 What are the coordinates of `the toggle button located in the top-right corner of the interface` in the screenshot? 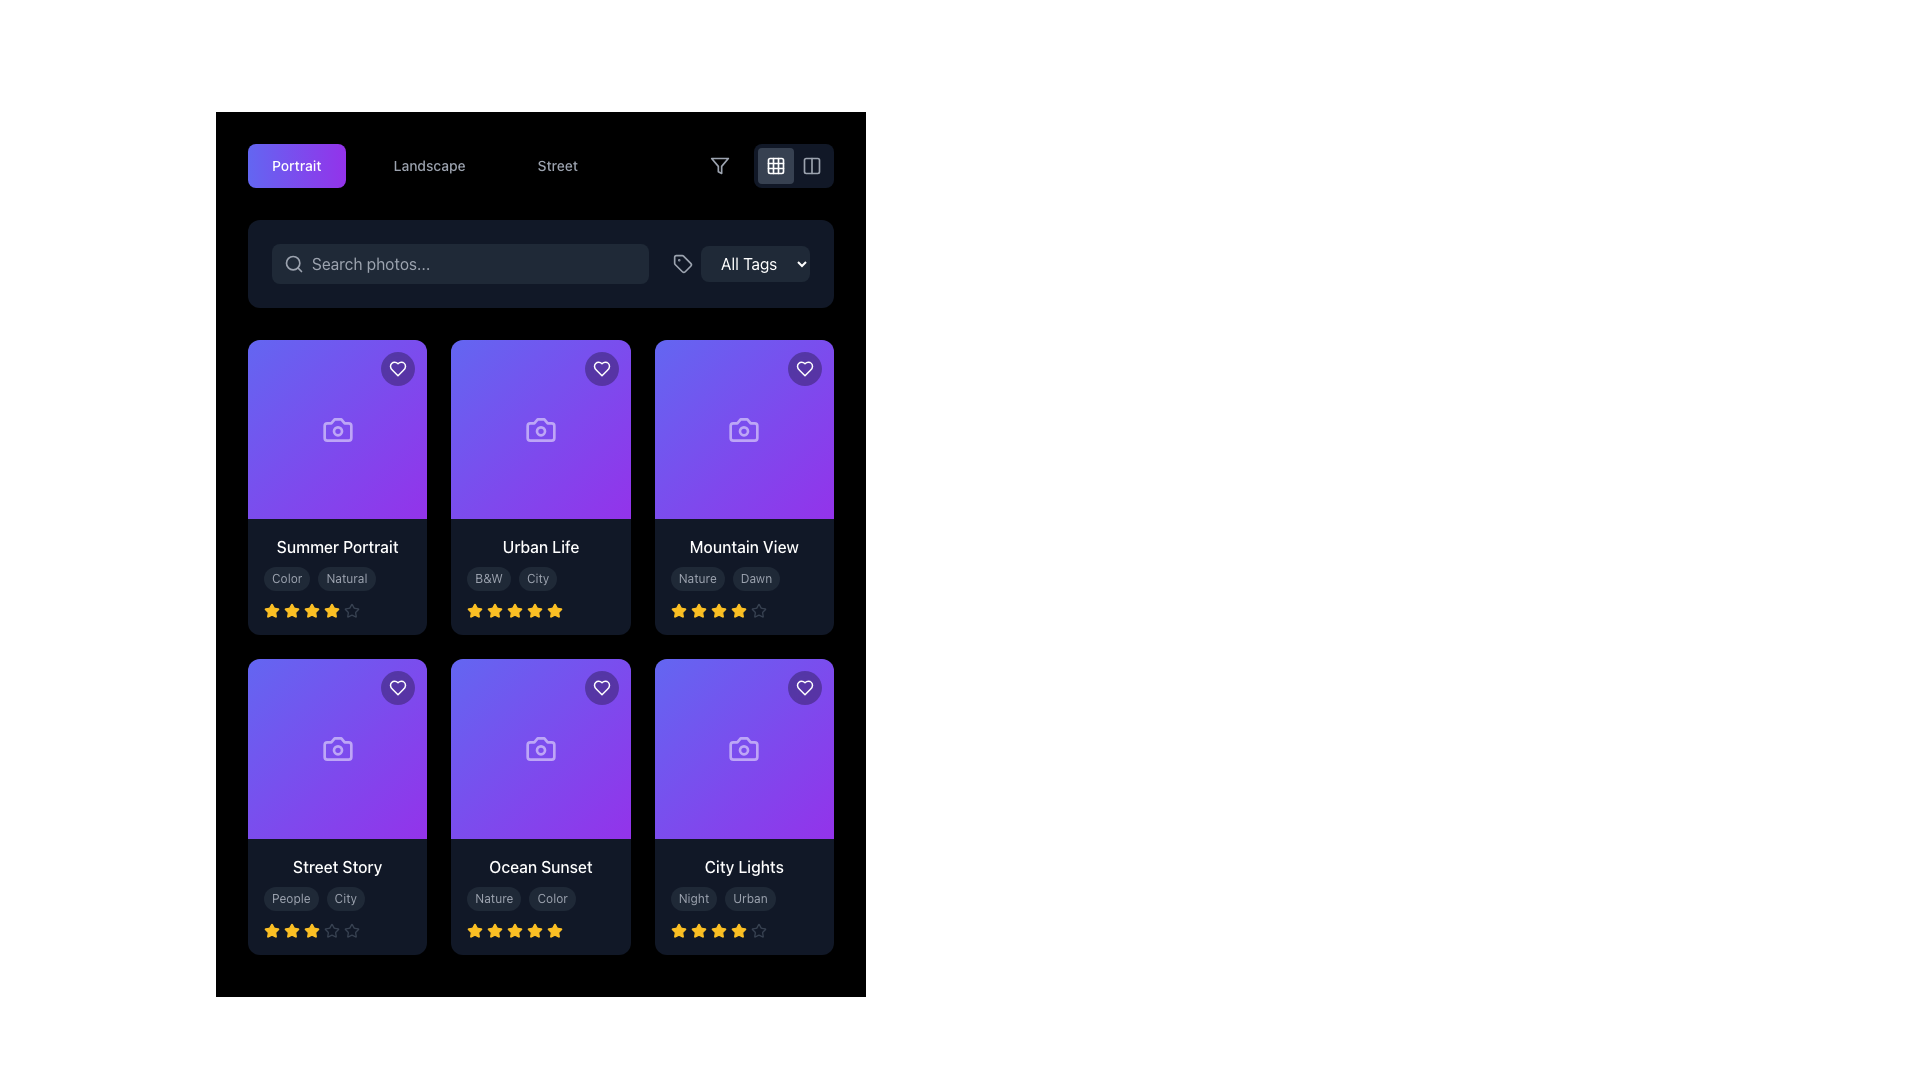 It's located at (775, 164).